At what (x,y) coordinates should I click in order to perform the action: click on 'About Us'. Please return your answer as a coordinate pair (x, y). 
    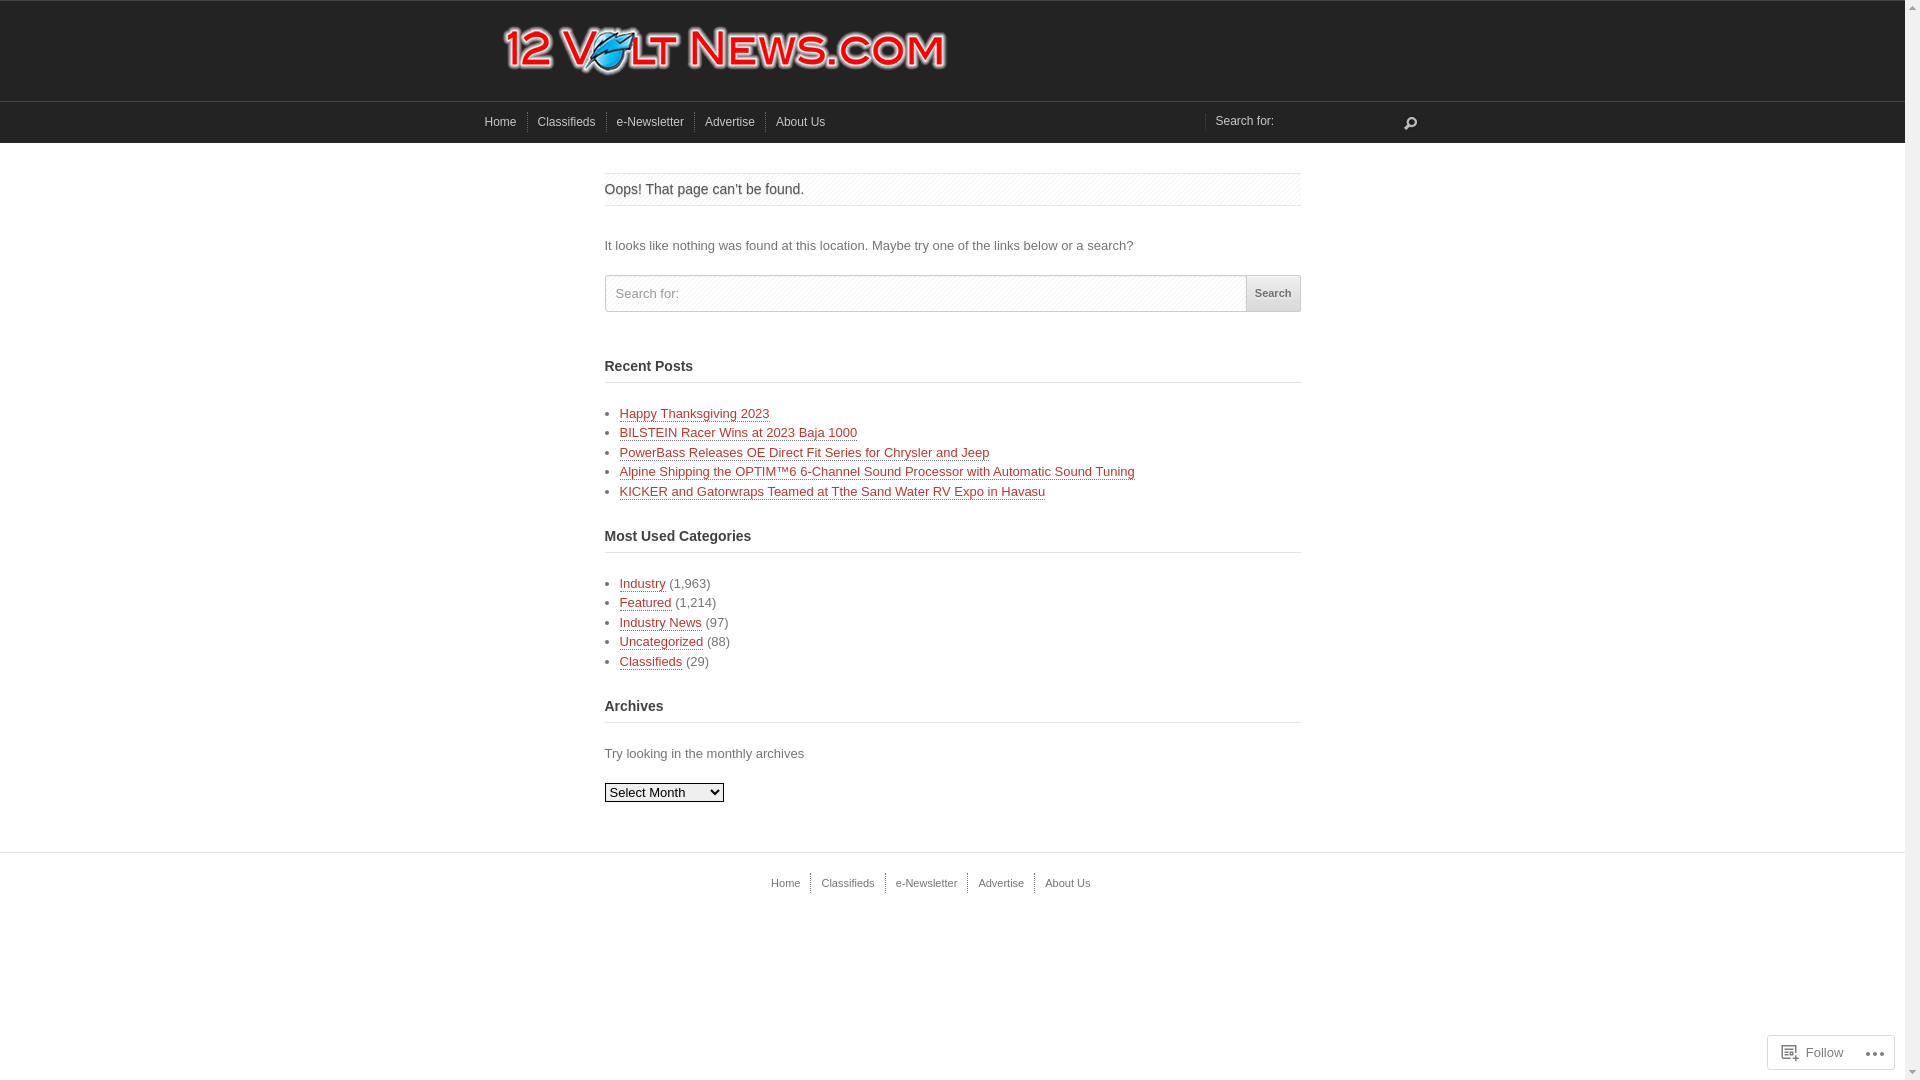
    Looking at the image, I should click on (800, 122).